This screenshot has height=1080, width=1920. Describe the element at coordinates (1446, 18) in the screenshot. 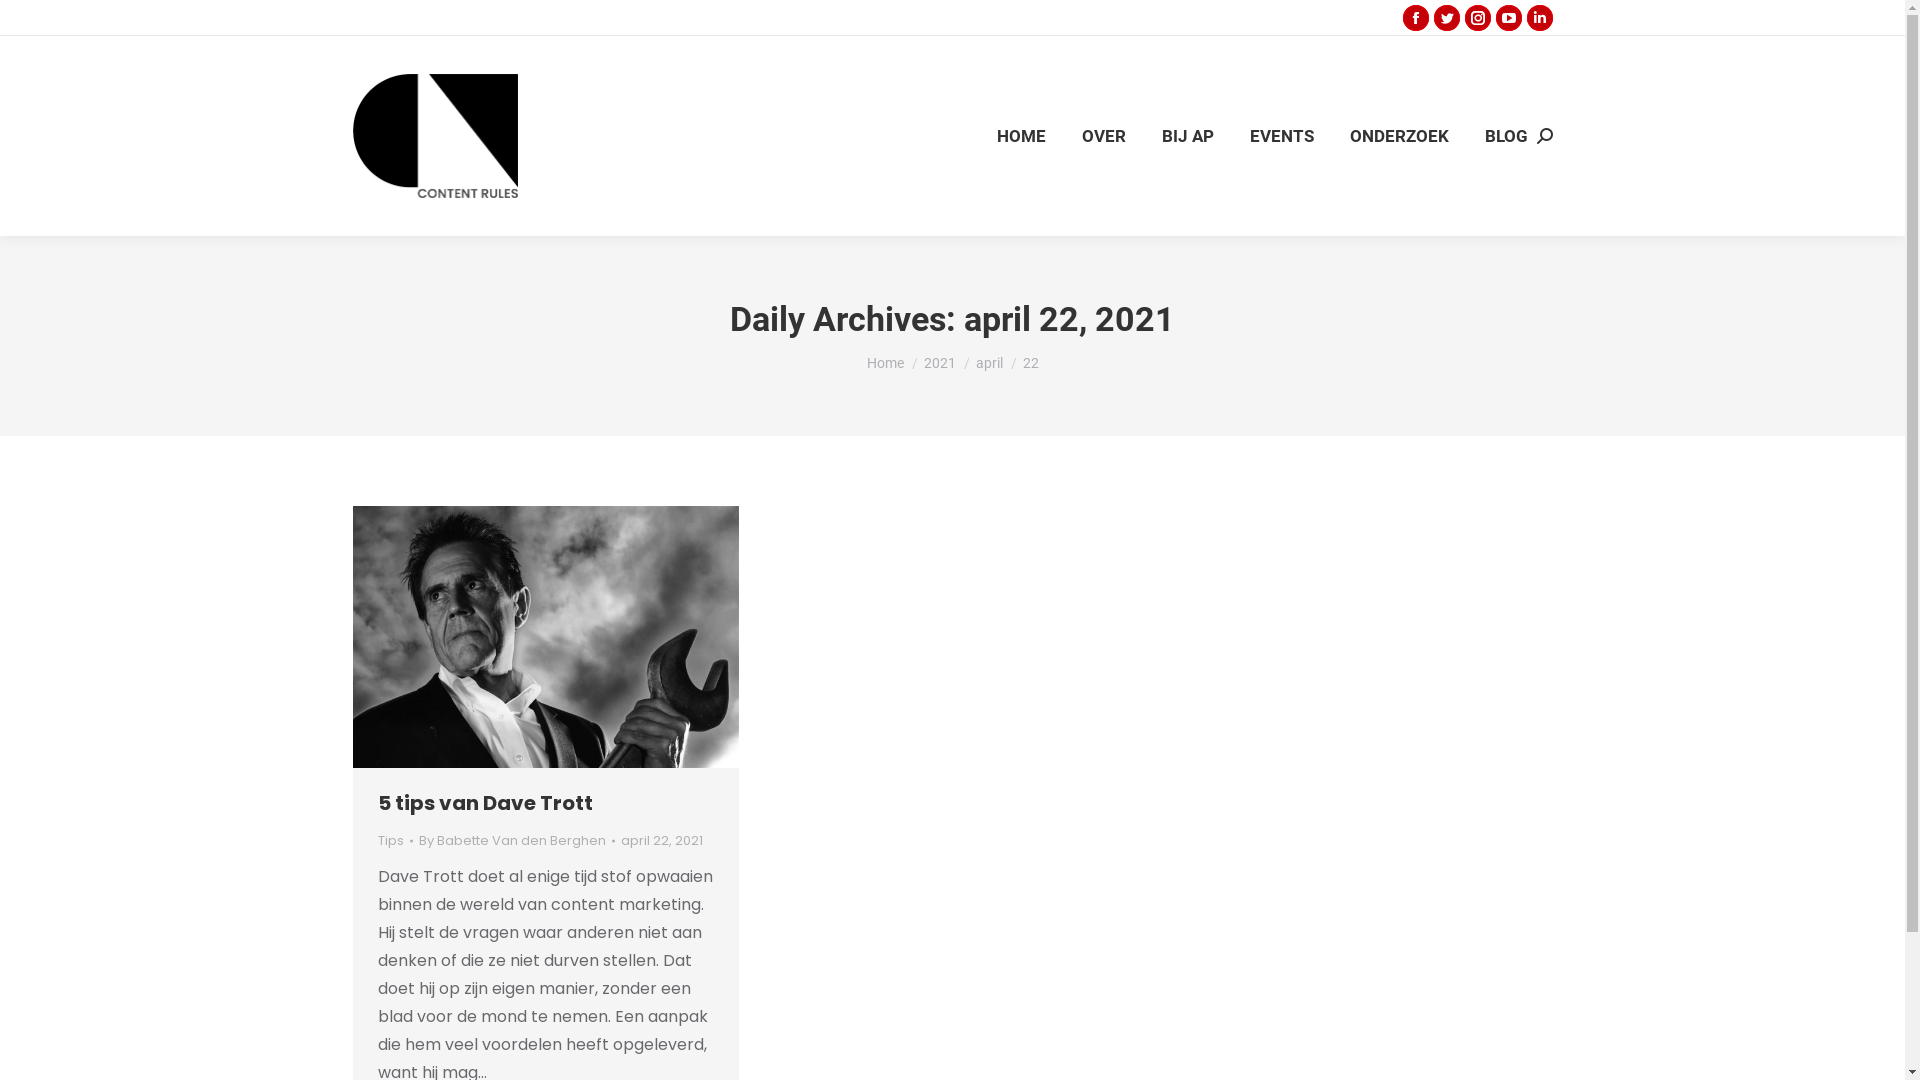

I see `'Twitter page opens in new window'` at that location.